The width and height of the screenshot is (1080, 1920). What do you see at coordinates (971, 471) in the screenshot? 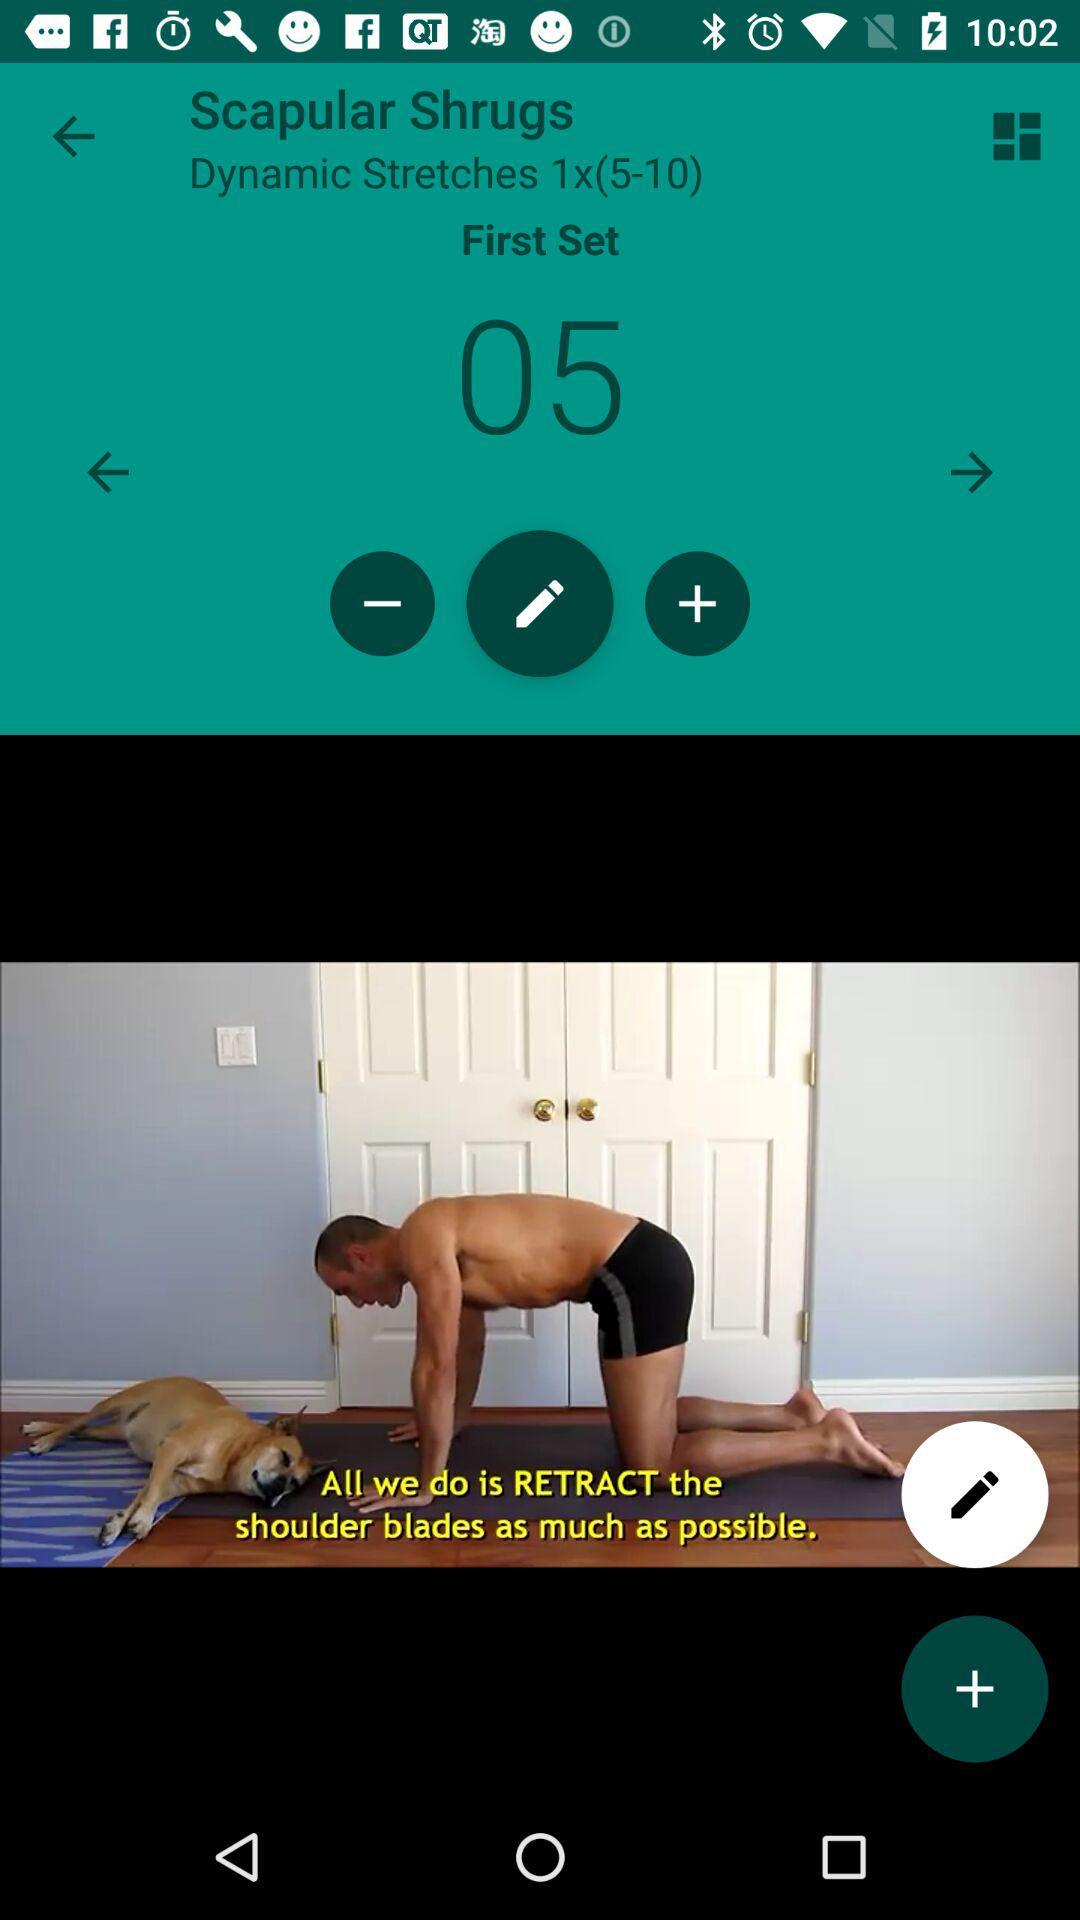
I see `next` at bounding box center [971, 471].